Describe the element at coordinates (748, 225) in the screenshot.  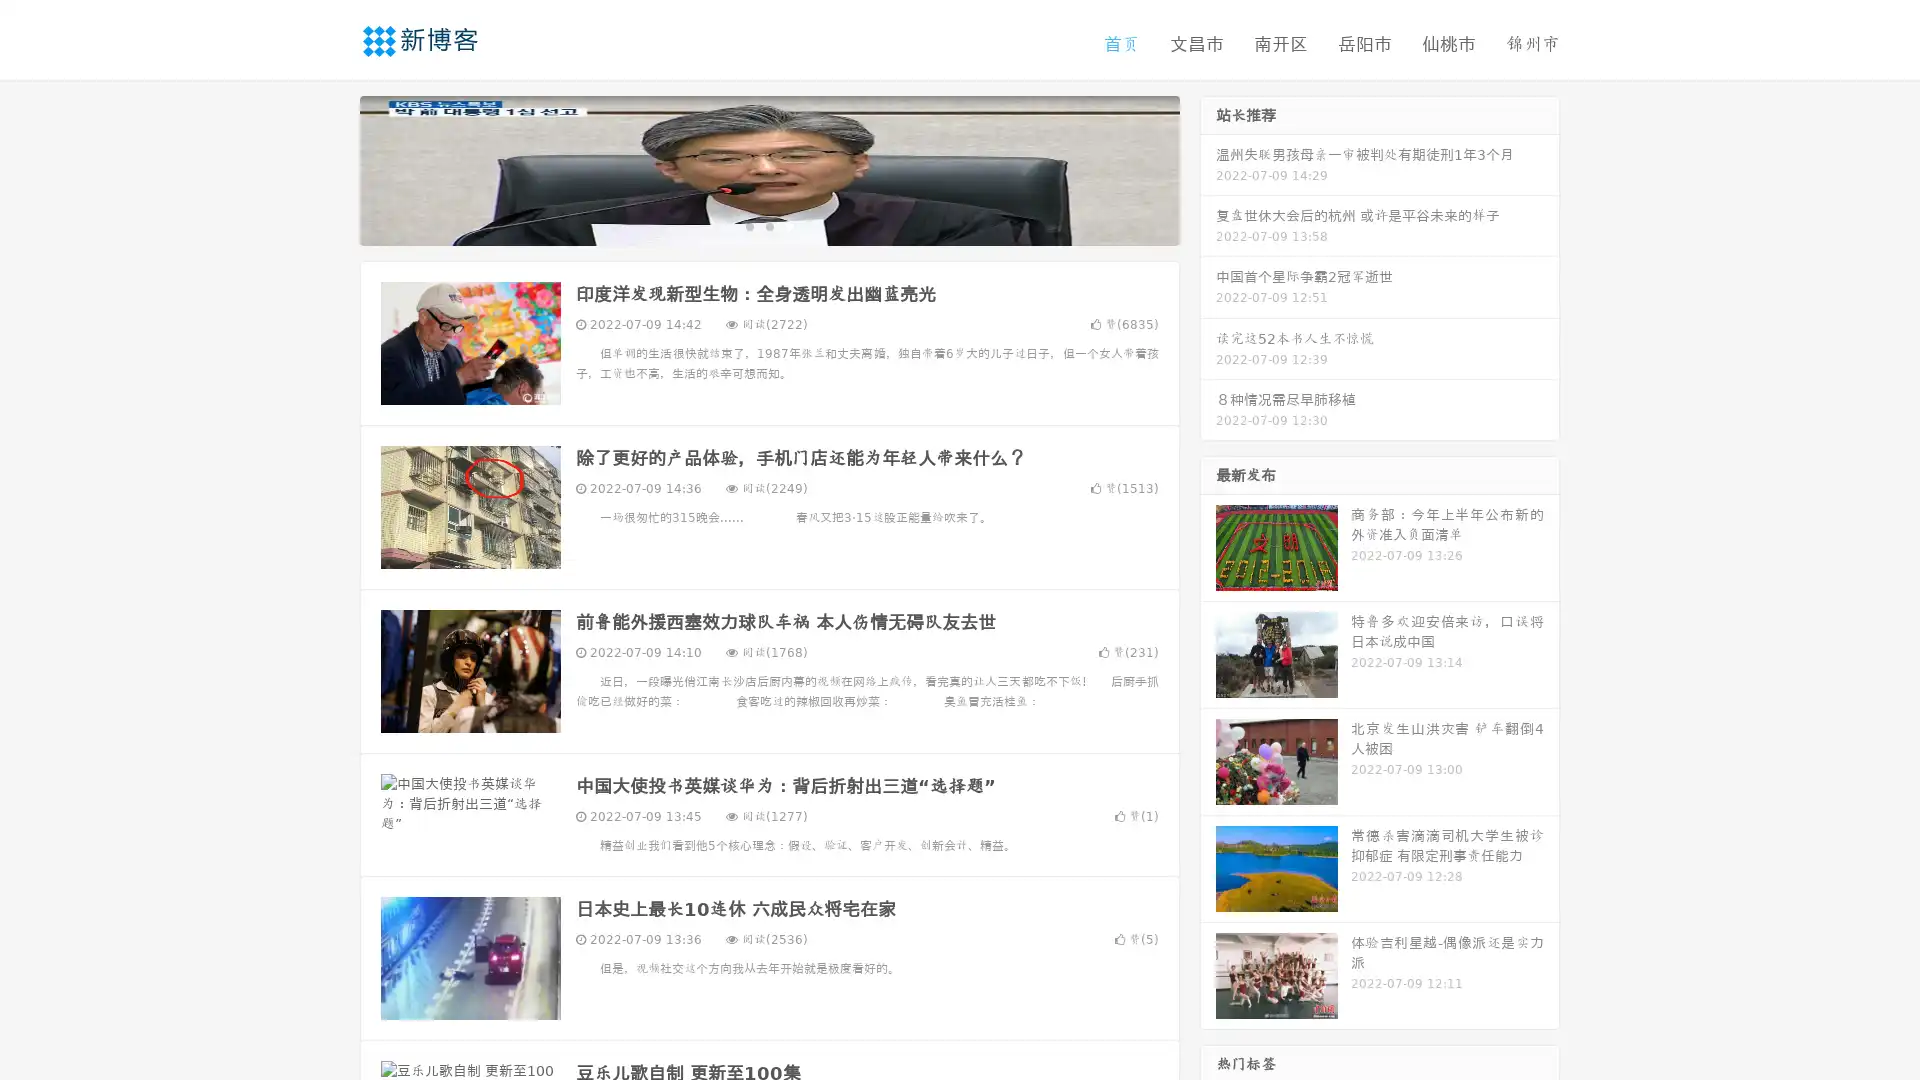
I see `Go to slide 1` at that location.